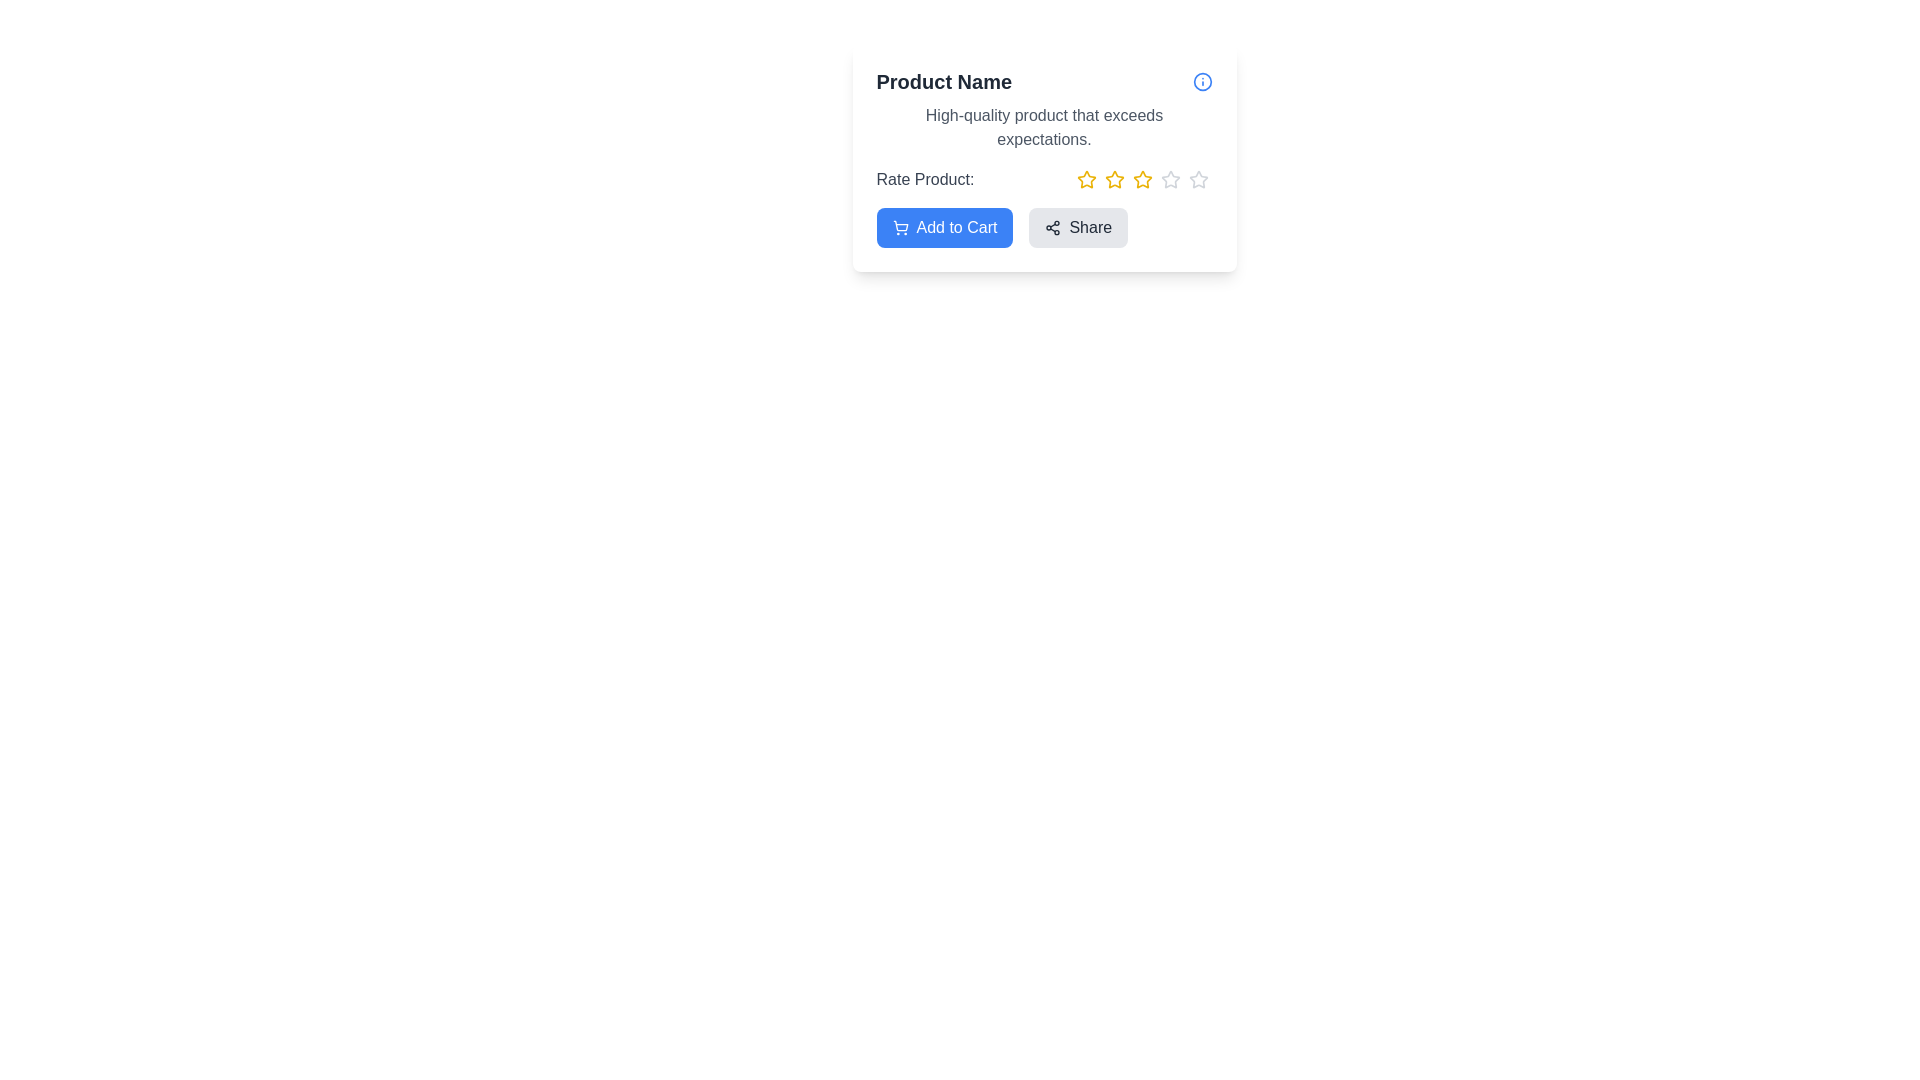  What do you see at coordinates (1170, 180) in the screenshot?
I see `the product rating to 4 stars by clicking on the corresponding star` at bounding box center [1170, 180].